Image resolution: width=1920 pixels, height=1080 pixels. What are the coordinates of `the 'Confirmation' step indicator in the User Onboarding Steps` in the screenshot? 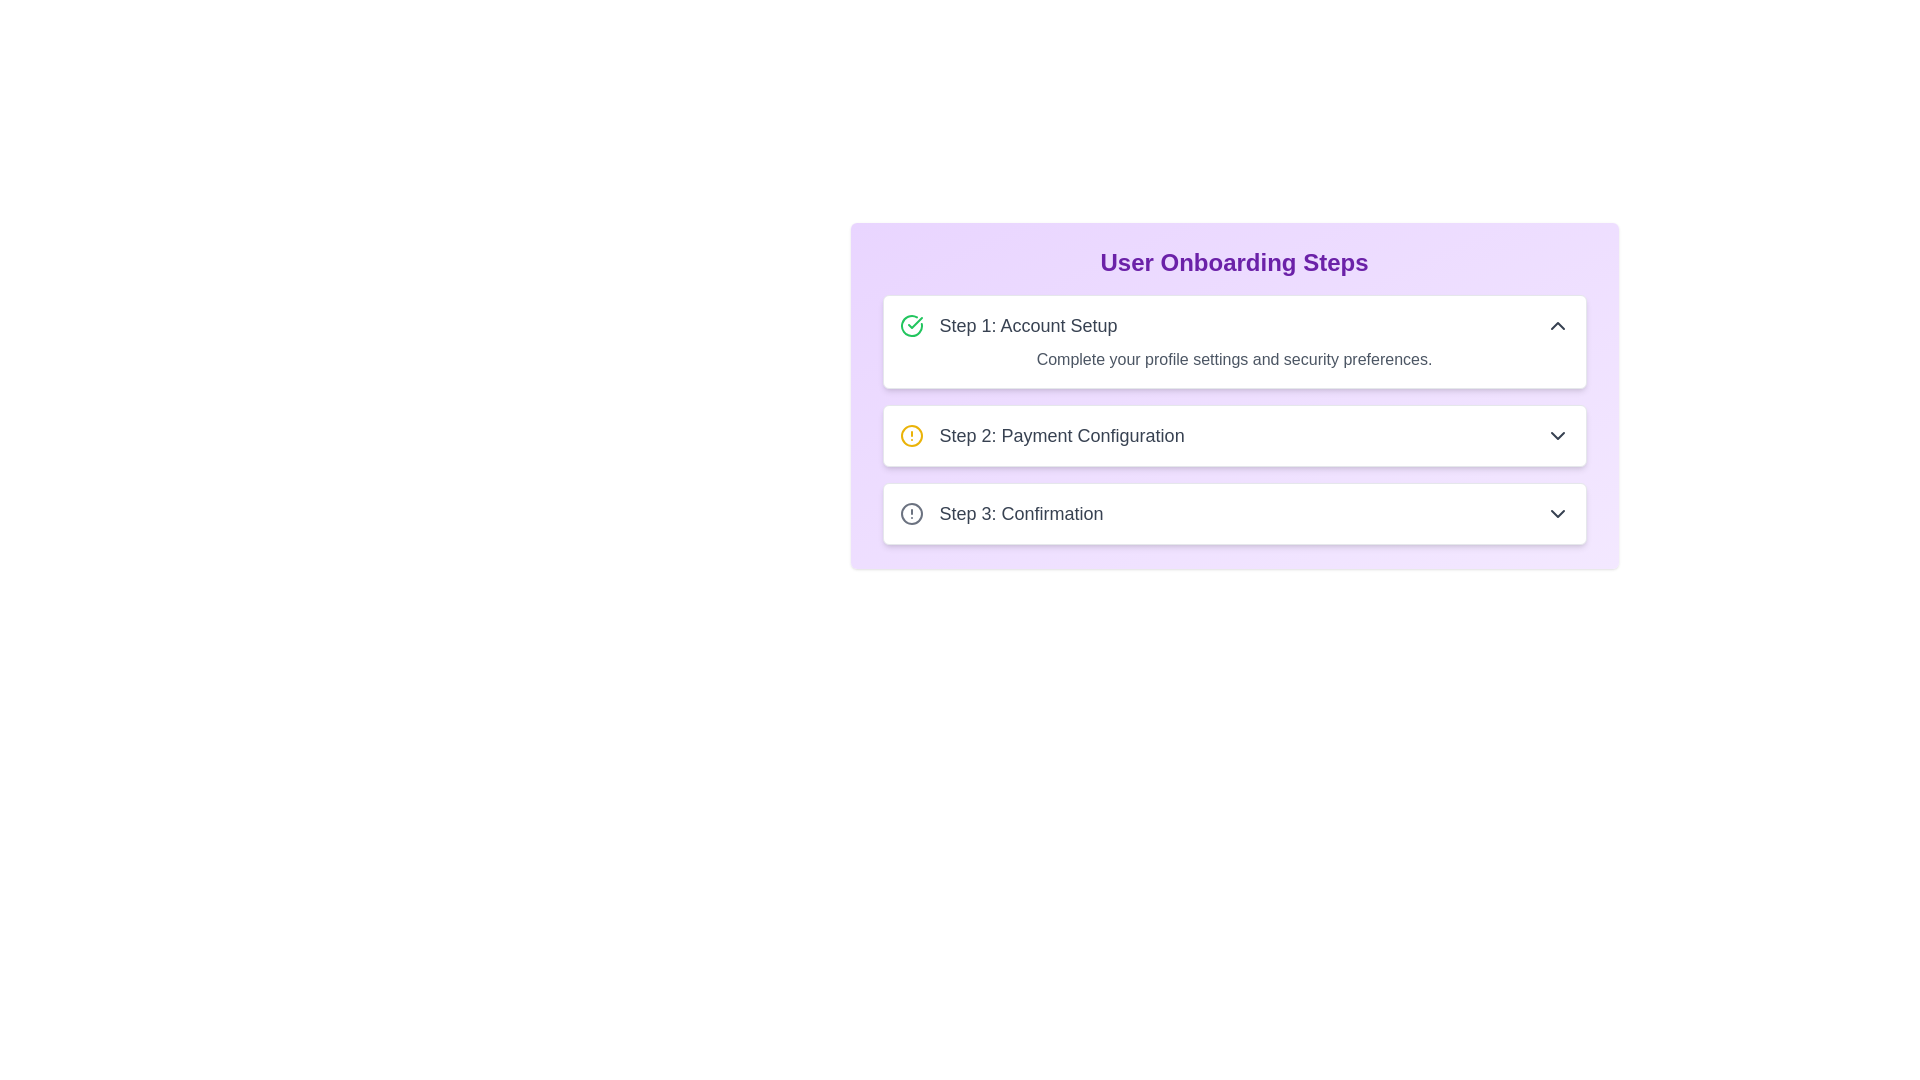 It's located at (1233, 512).